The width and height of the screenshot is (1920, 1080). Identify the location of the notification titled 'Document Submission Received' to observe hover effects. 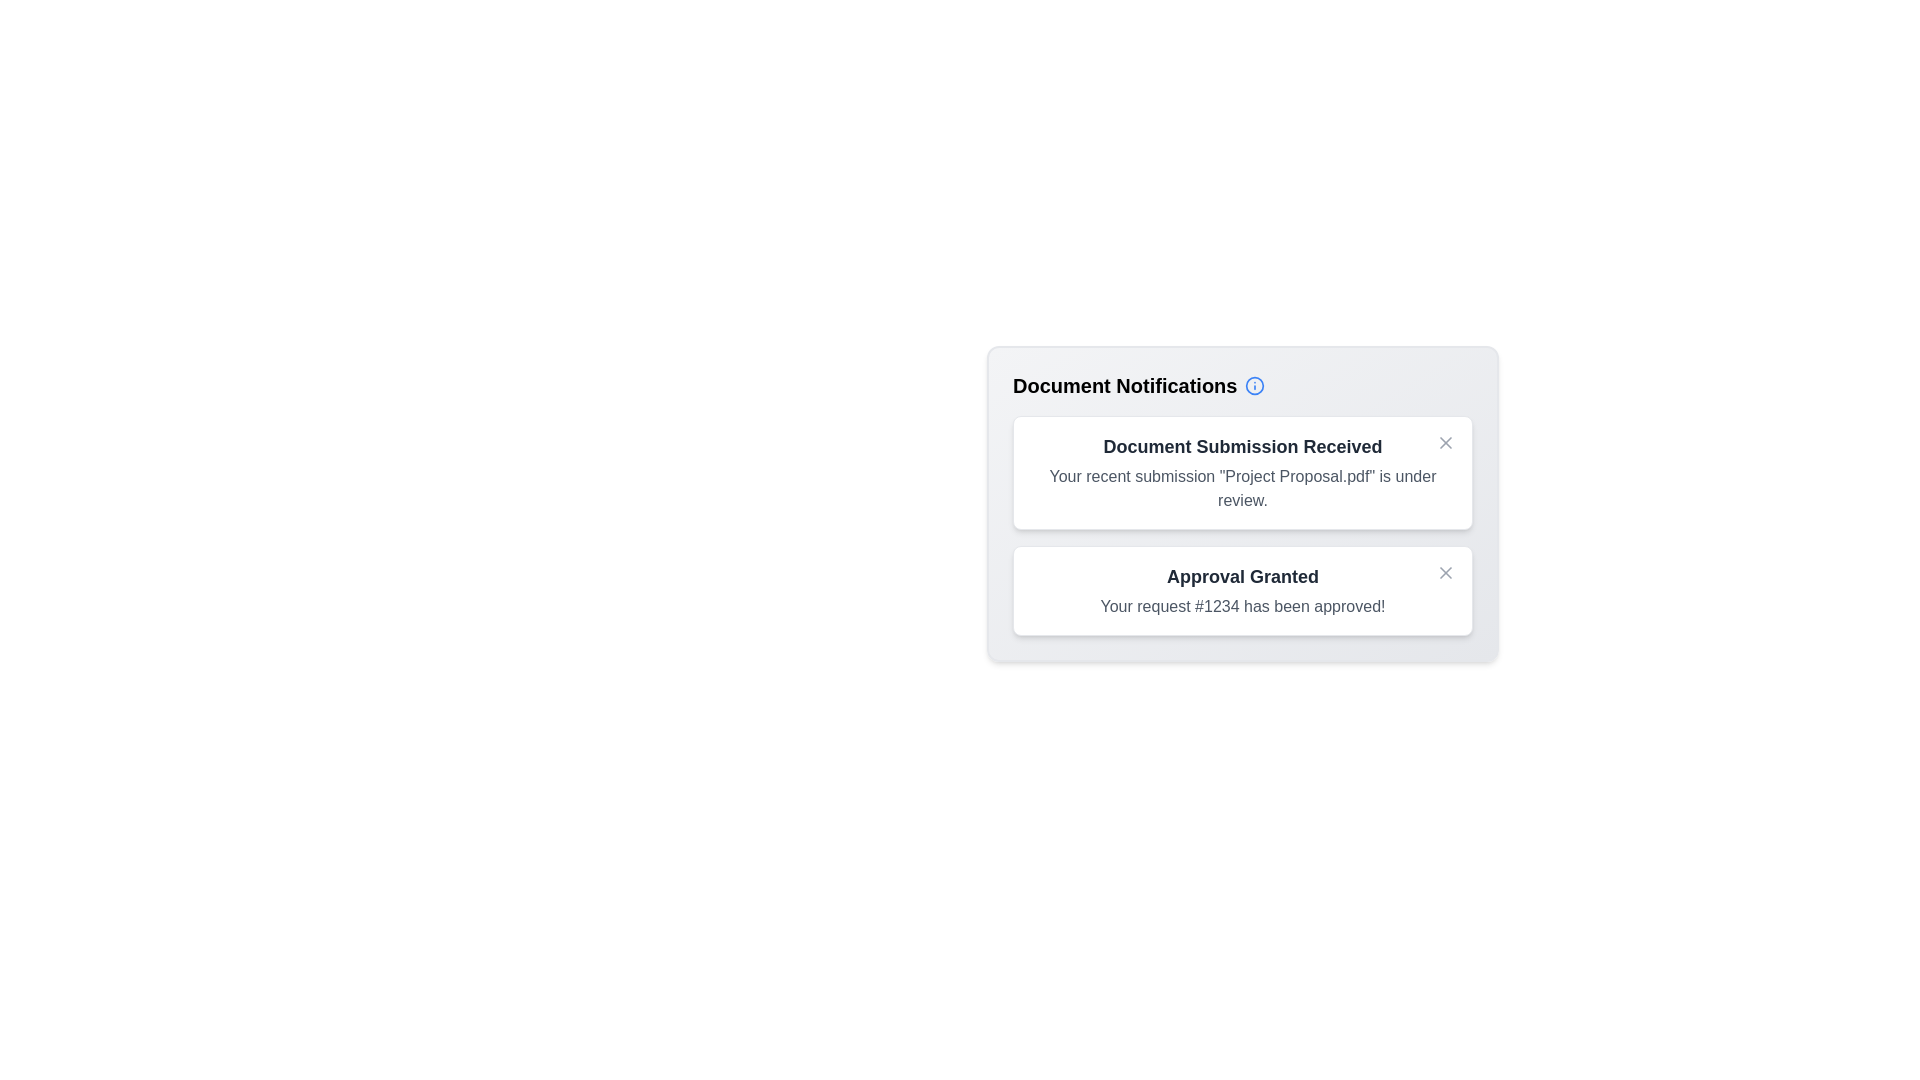
(1242, 473).